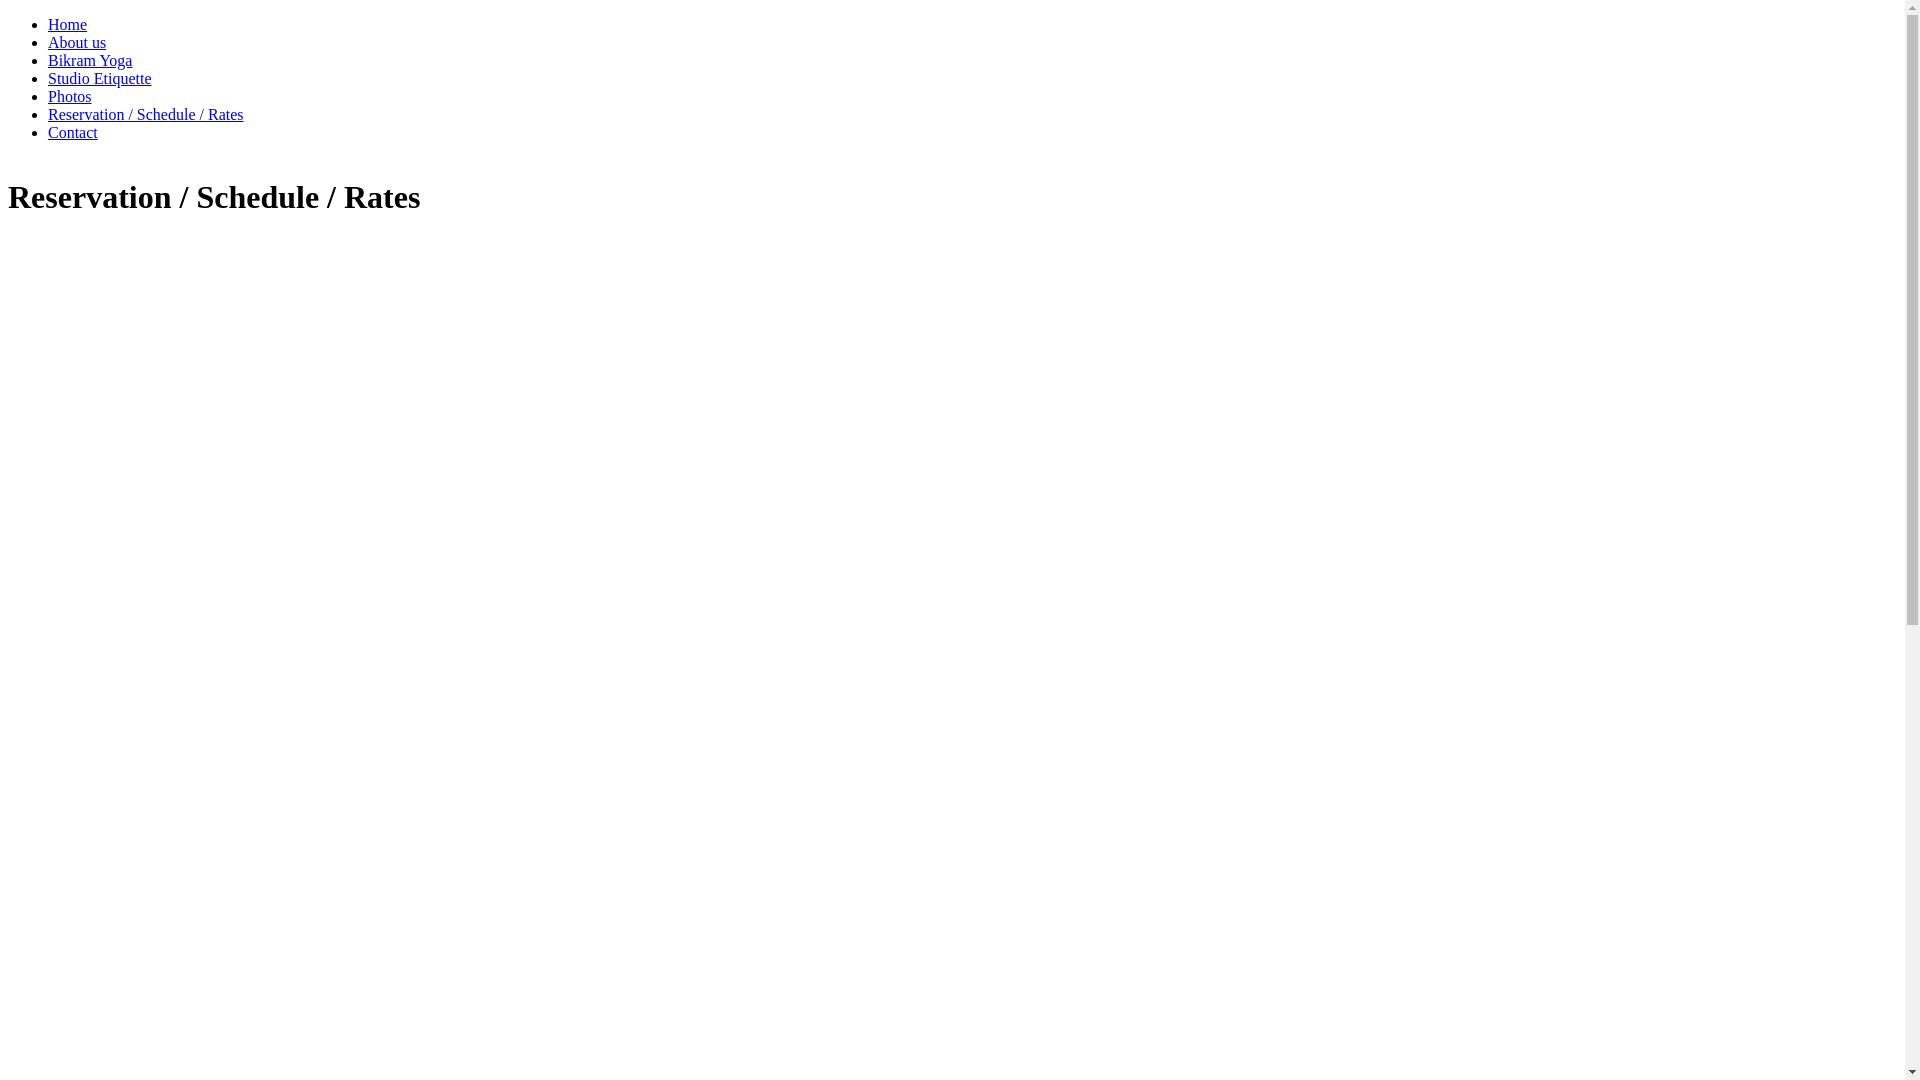  Describe the element at coordinates (72, 132) in the screenshot. I see `'Contact'` at that location.